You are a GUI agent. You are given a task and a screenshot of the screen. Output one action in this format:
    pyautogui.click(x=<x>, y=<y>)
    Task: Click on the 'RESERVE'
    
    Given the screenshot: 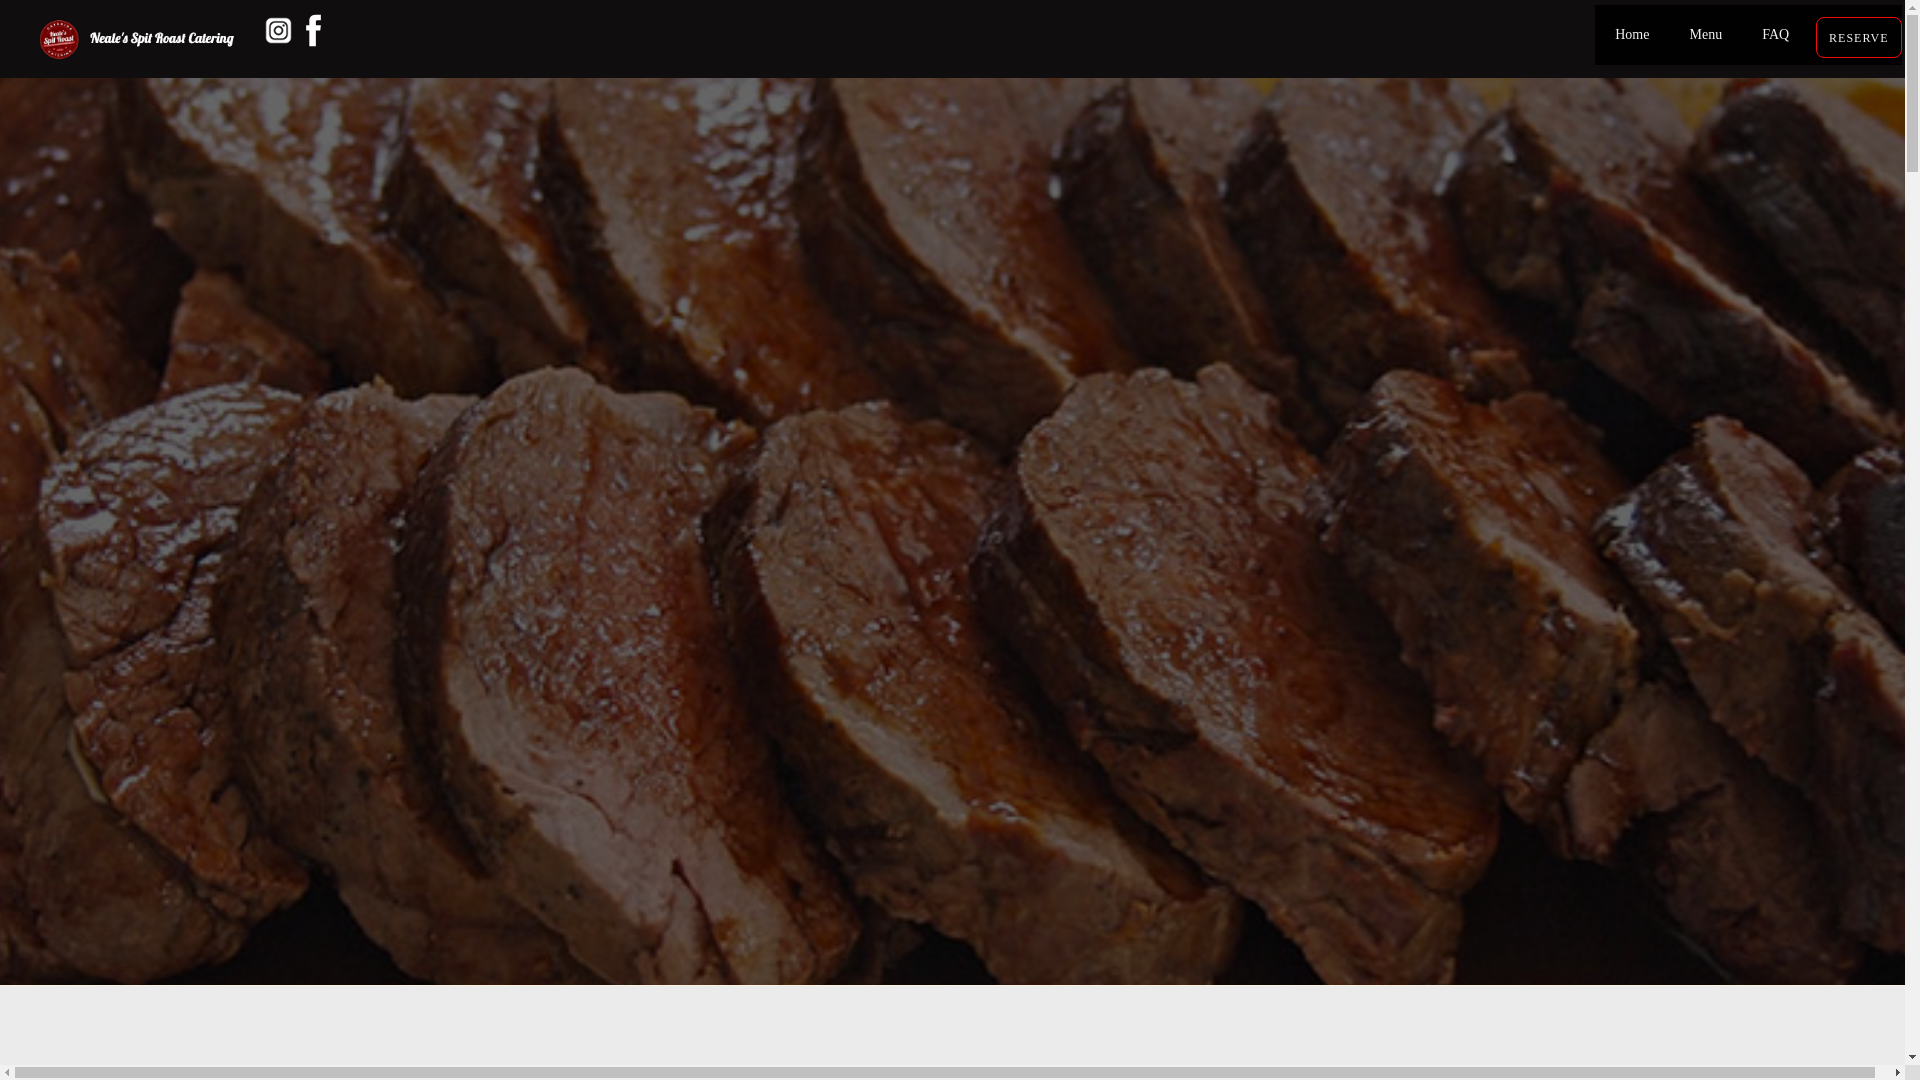 What is the action you would take?
    pyautogui.click(x=1857, y=37)
    